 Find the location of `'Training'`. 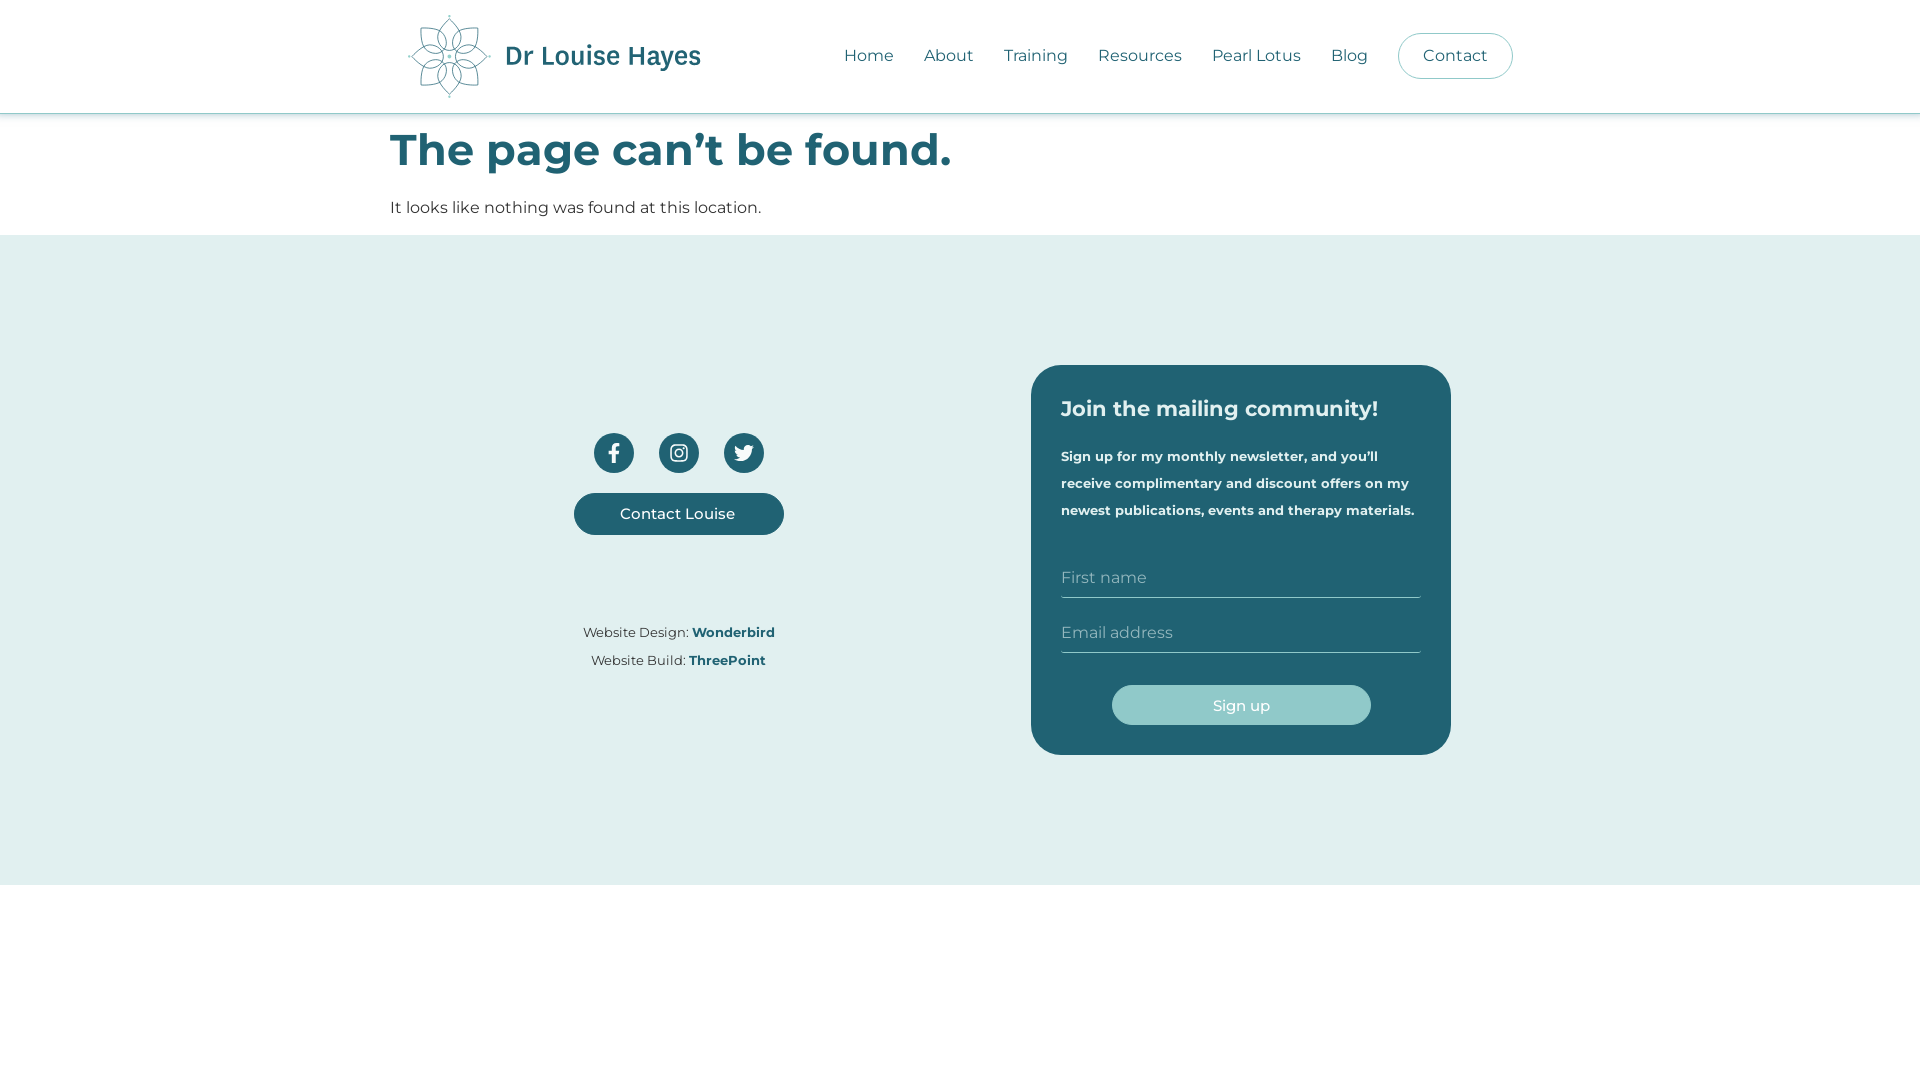

'Training' is located at coordinates (1036, 55).